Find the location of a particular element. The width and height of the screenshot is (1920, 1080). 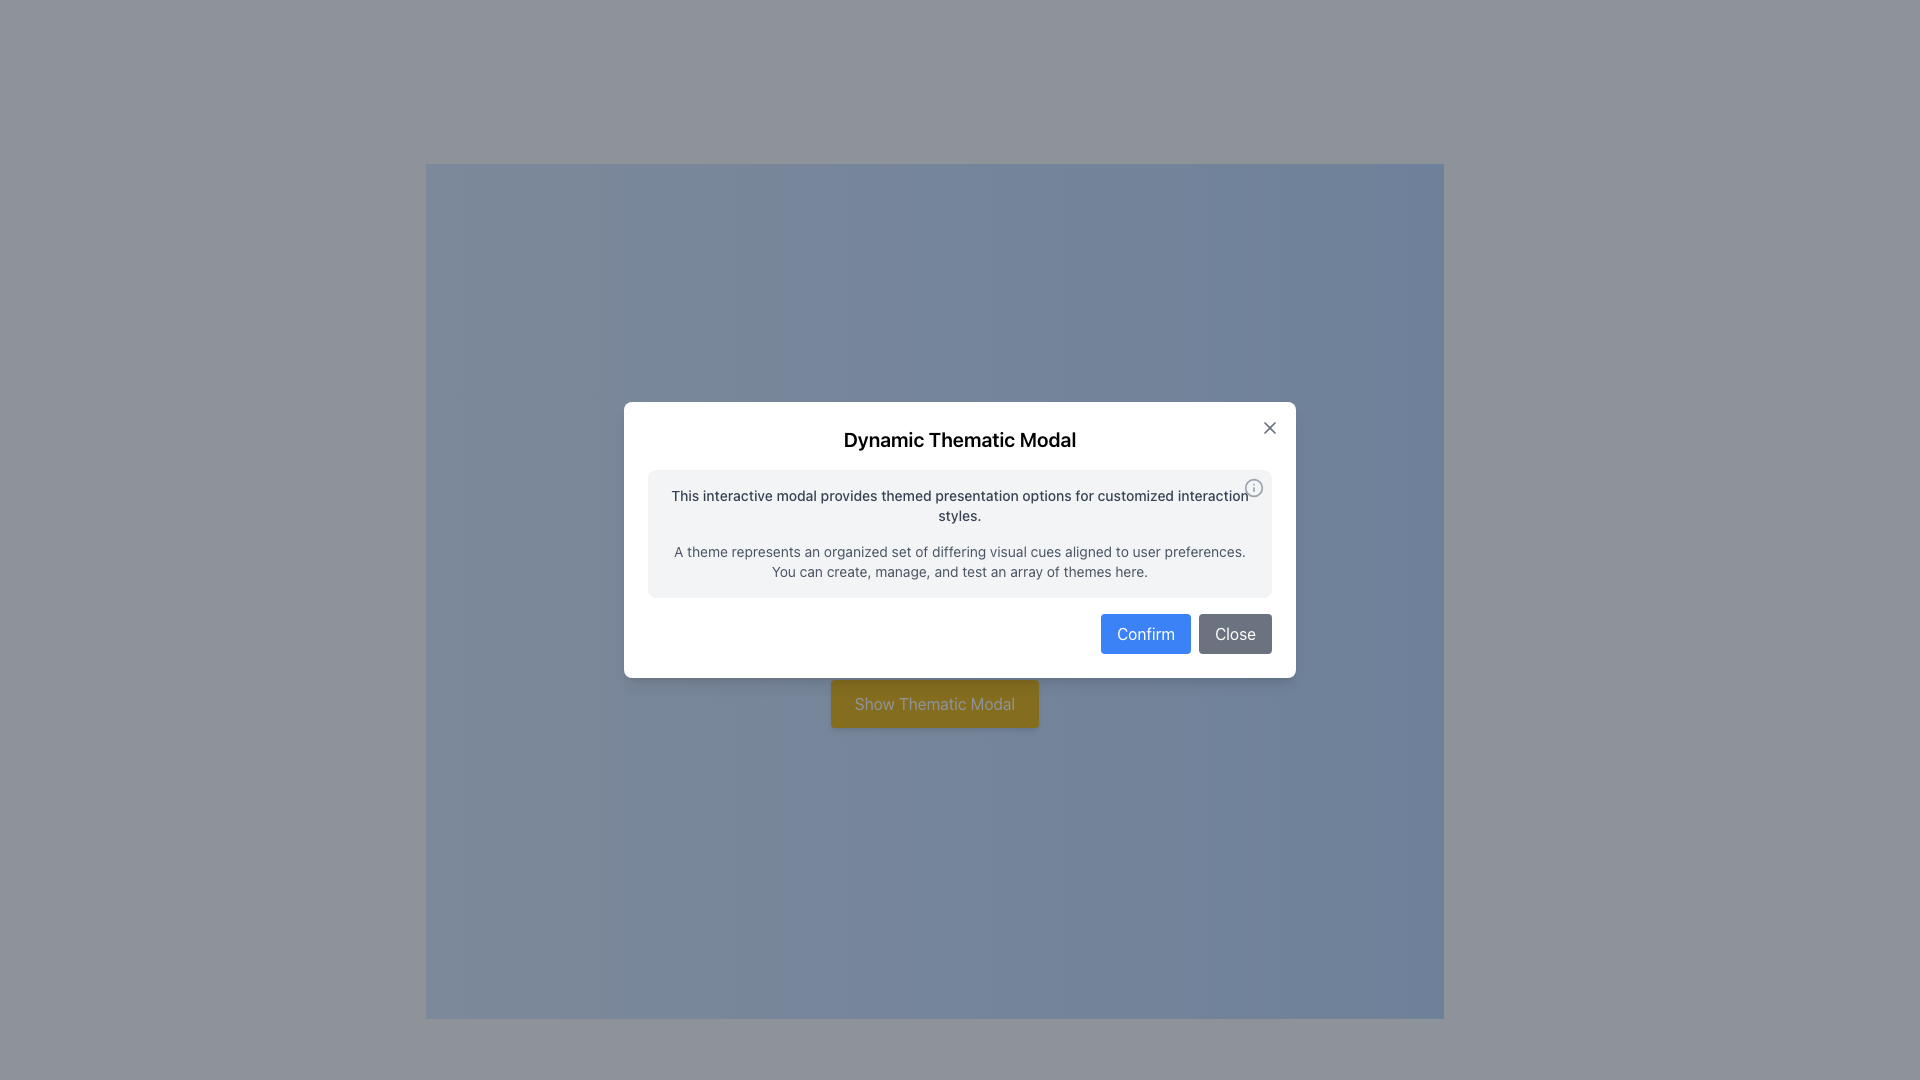

the 'Confirm' button, which has a blue background and white text, located near the bottom-right corner of the modal dialog is located at coordinates (1146, 633).